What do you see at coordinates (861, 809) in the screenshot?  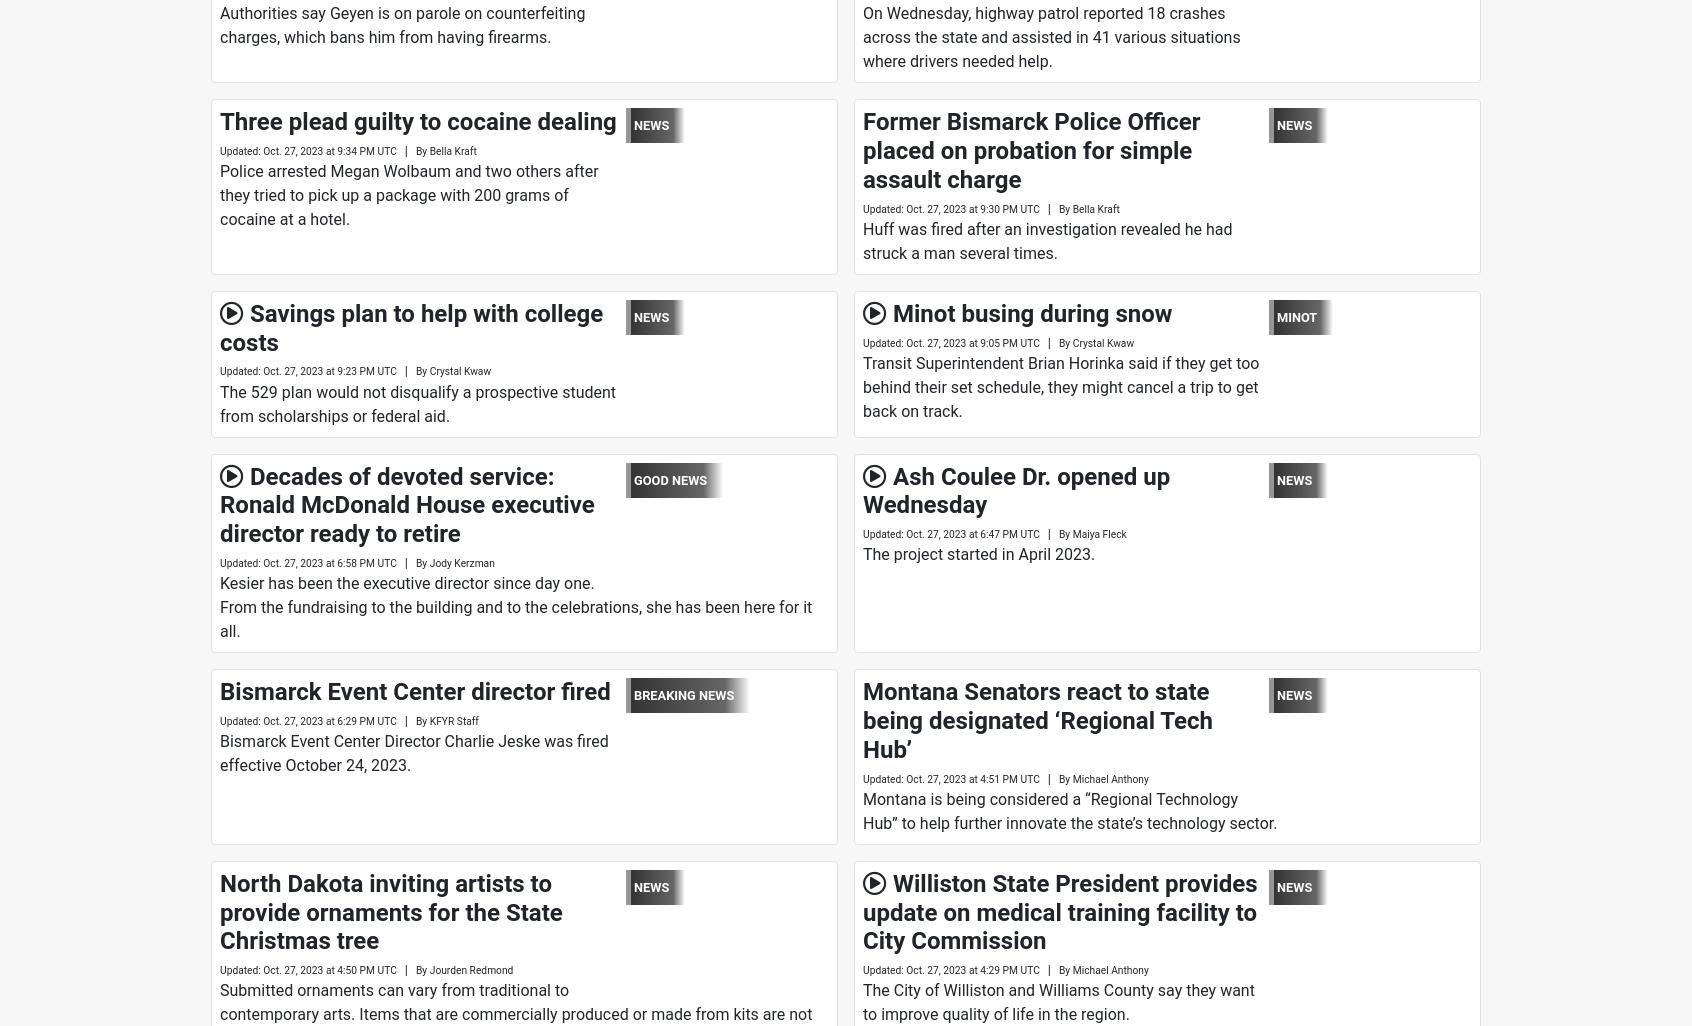 I see `'Montana is being considered a “Regional Technology Hub” to help further innovate the state’s technology sector.'` at bounding box center [861, 809].